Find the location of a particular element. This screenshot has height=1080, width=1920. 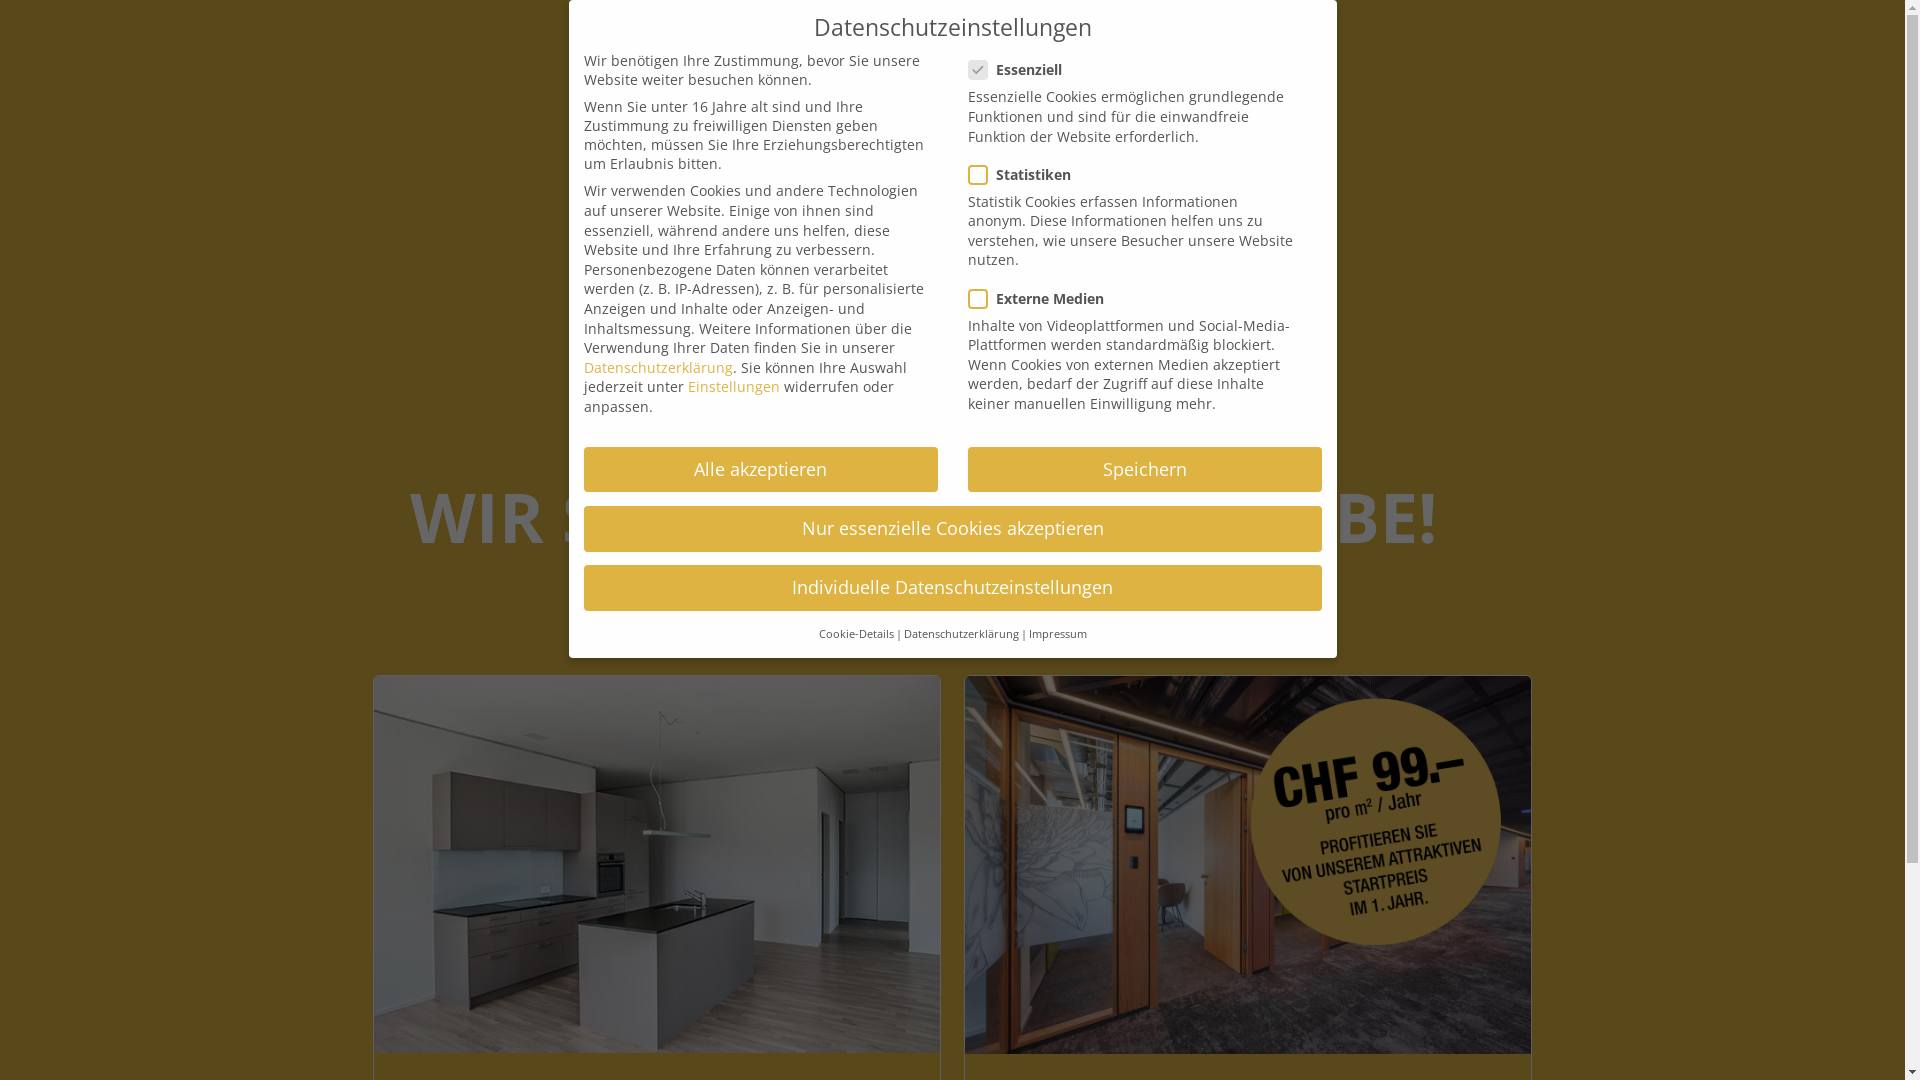

'Alle akzeptieren' is located at coordinates (583, 470).